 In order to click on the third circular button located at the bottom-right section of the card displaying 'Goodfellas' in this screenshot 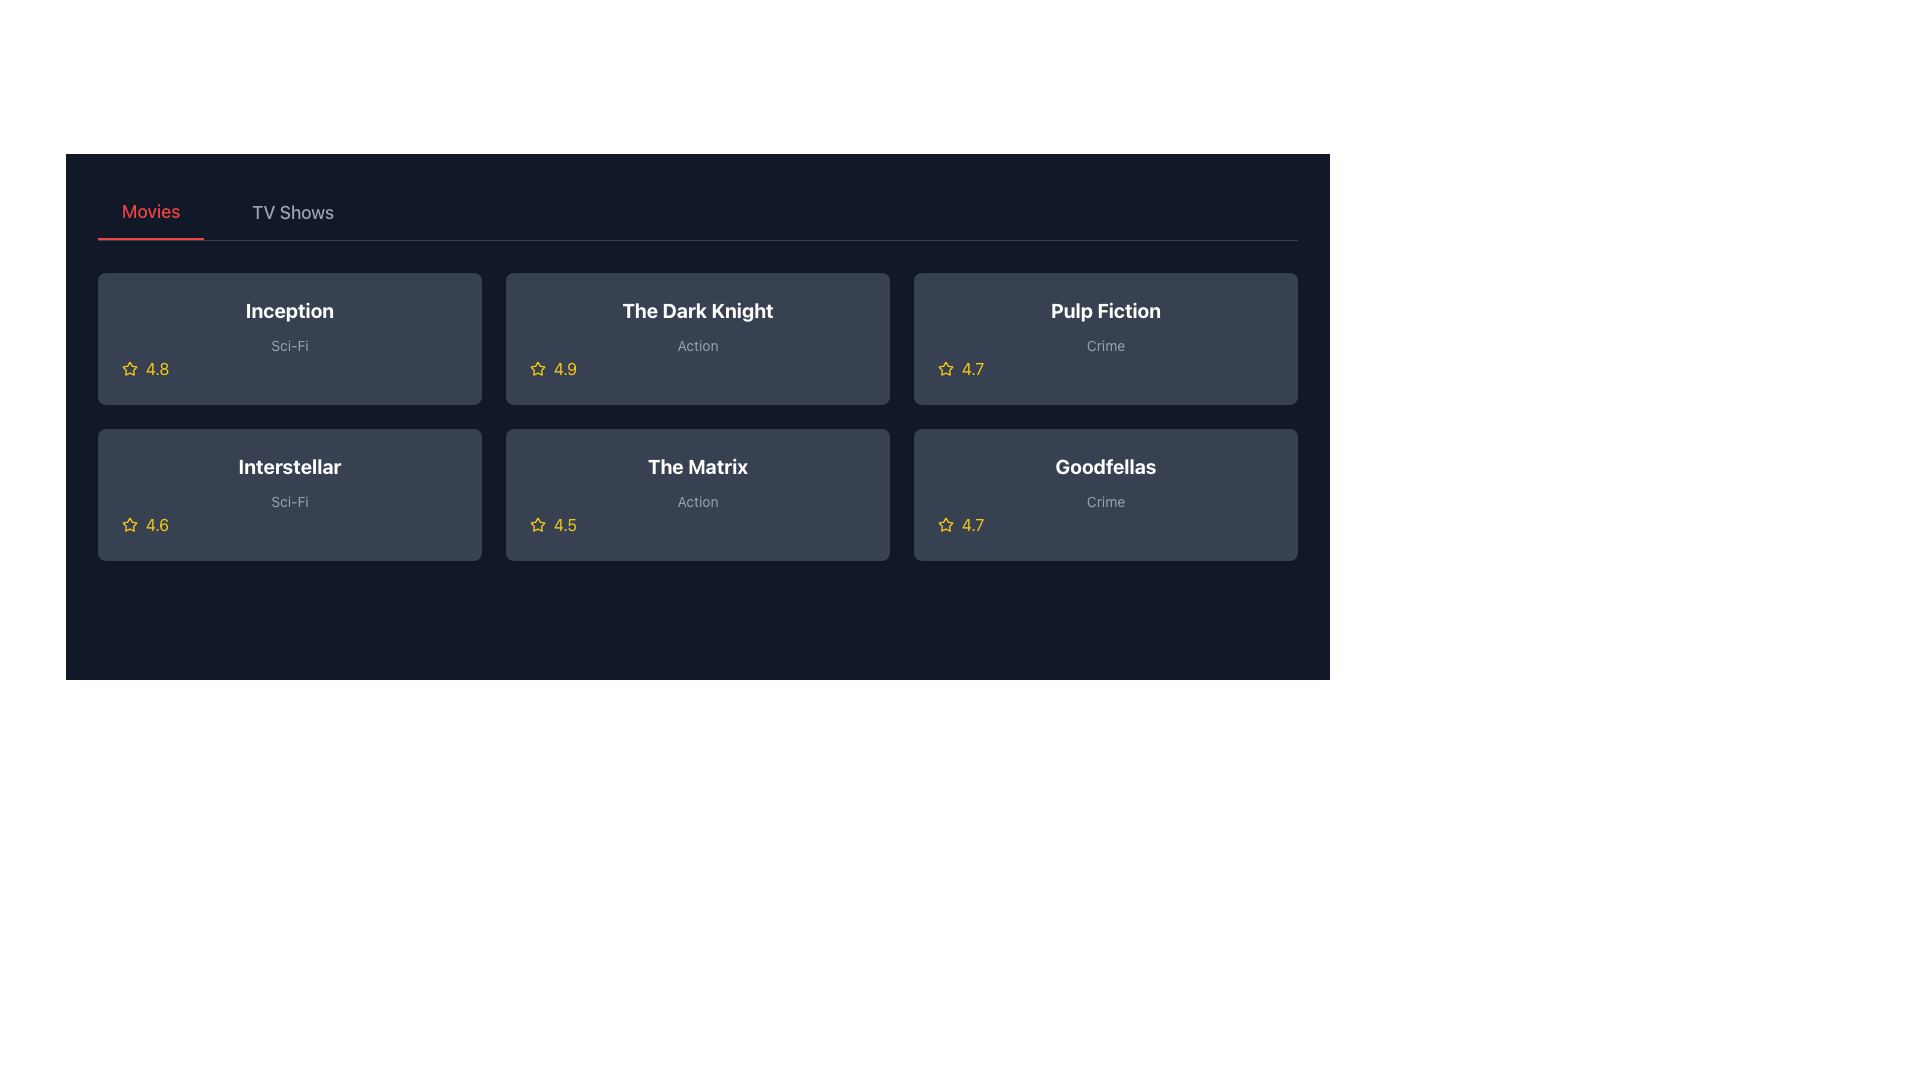, I will do `click(1104, 494)`.